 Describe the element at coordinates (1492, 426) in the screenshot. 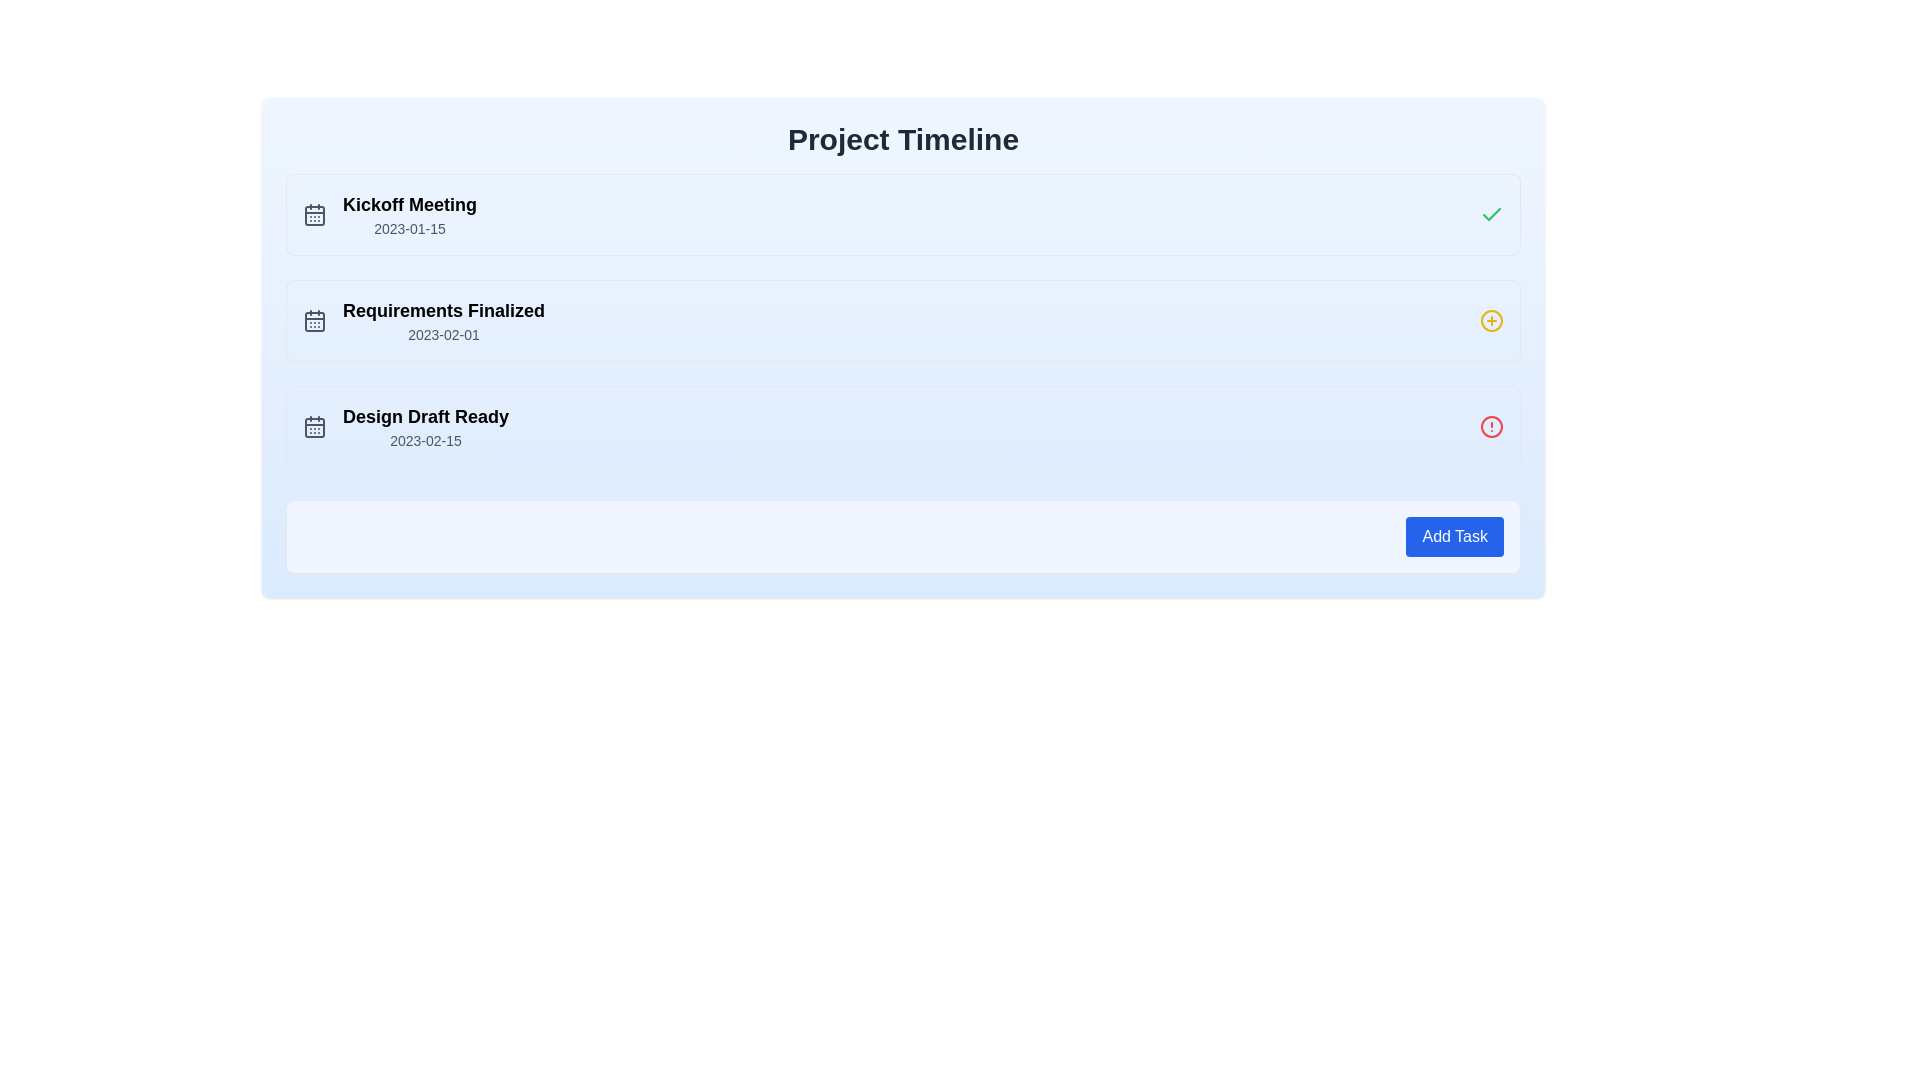

I see `the alert icon located in the rightmost section of the 'Design Draft Ready' row dated '2023-02-15'` at that location.